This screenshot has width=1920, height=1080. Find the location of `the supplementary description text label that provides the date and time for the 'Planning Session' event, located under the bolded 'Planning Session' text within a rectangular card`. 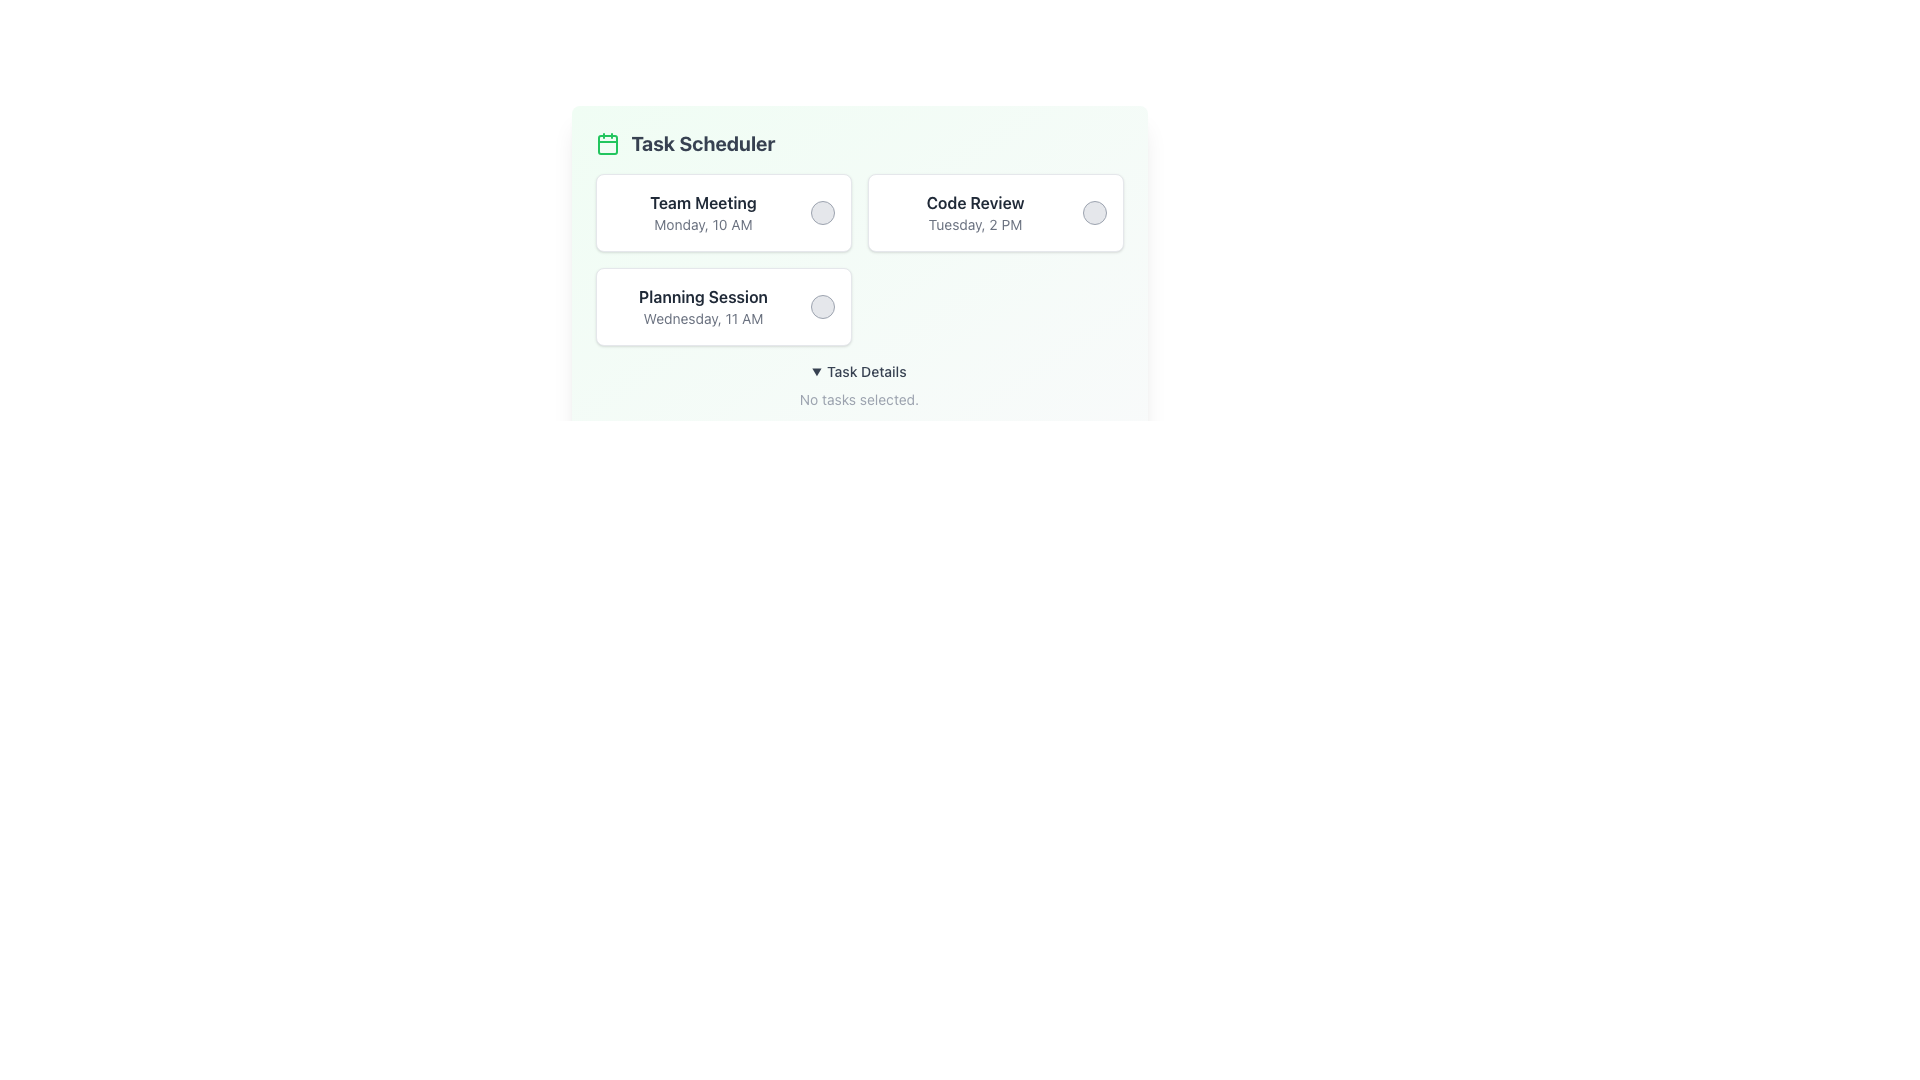

the supplementary description text label that provides the date and time for the 'Planning Session' event, located under the bolded 'Planning Session' text within a rectangular card is located at coordinates (703, 318).